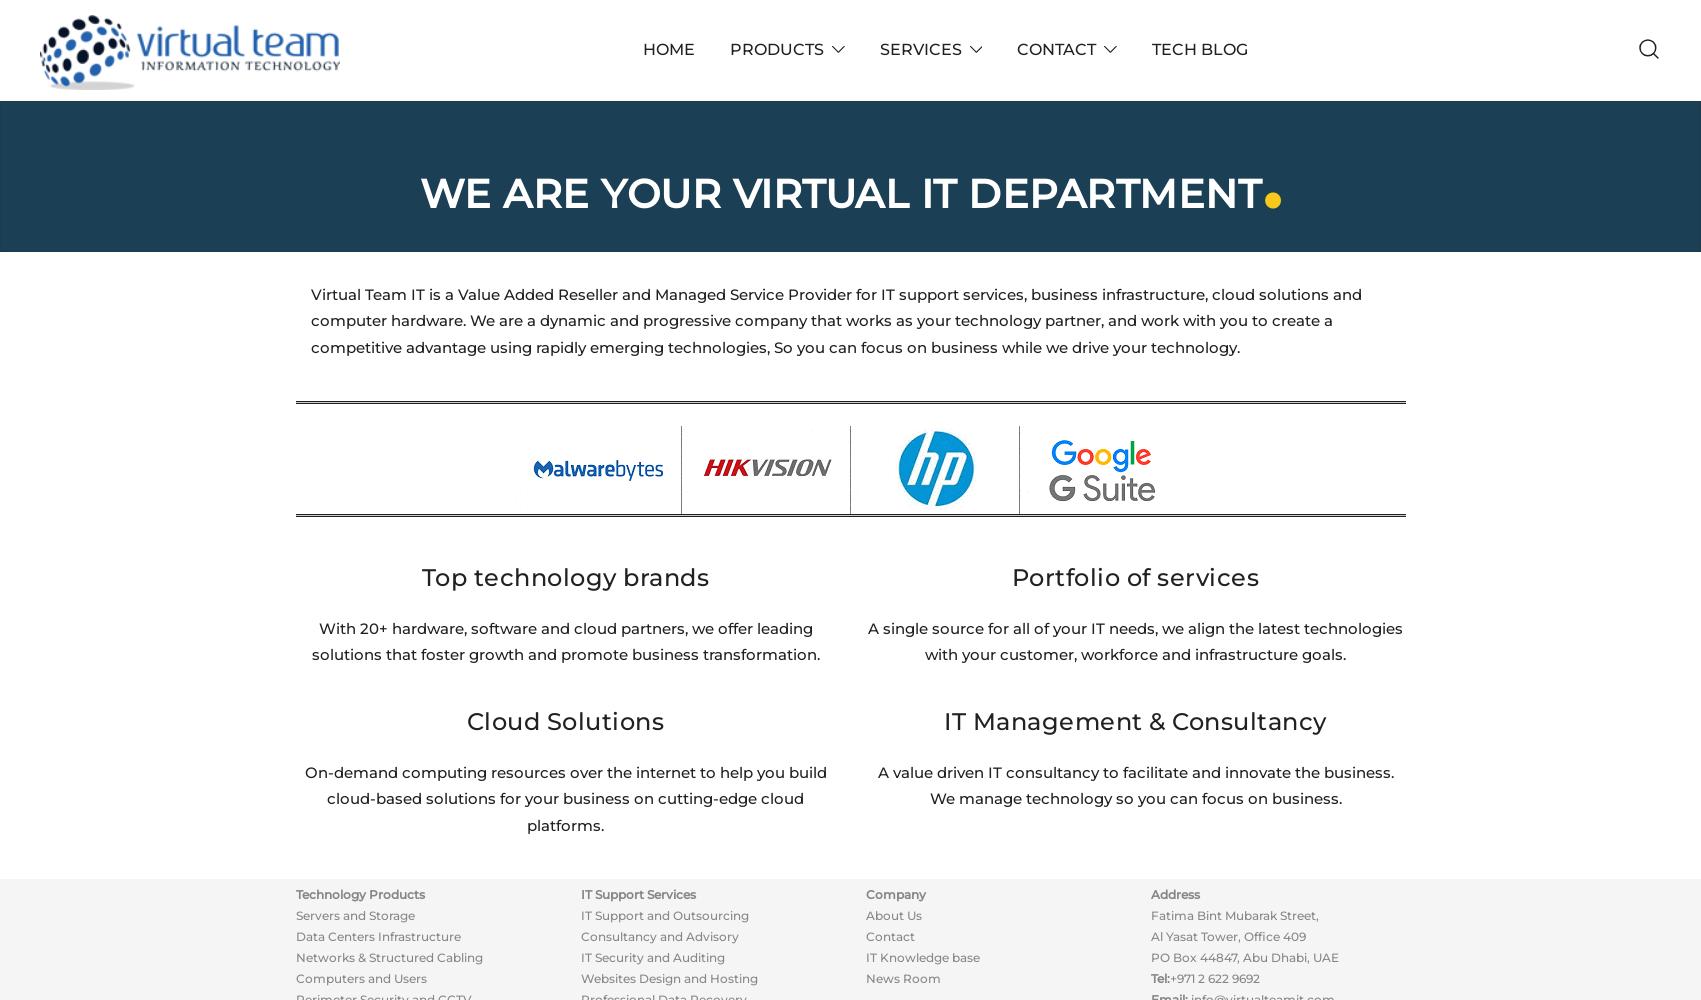 This screenshot has height=1000, width=1701. What do you see at coordinates (663, 915) in the screenshot?
I see `'IT Support and Outsourcing'` at bounding box center [663, 915].